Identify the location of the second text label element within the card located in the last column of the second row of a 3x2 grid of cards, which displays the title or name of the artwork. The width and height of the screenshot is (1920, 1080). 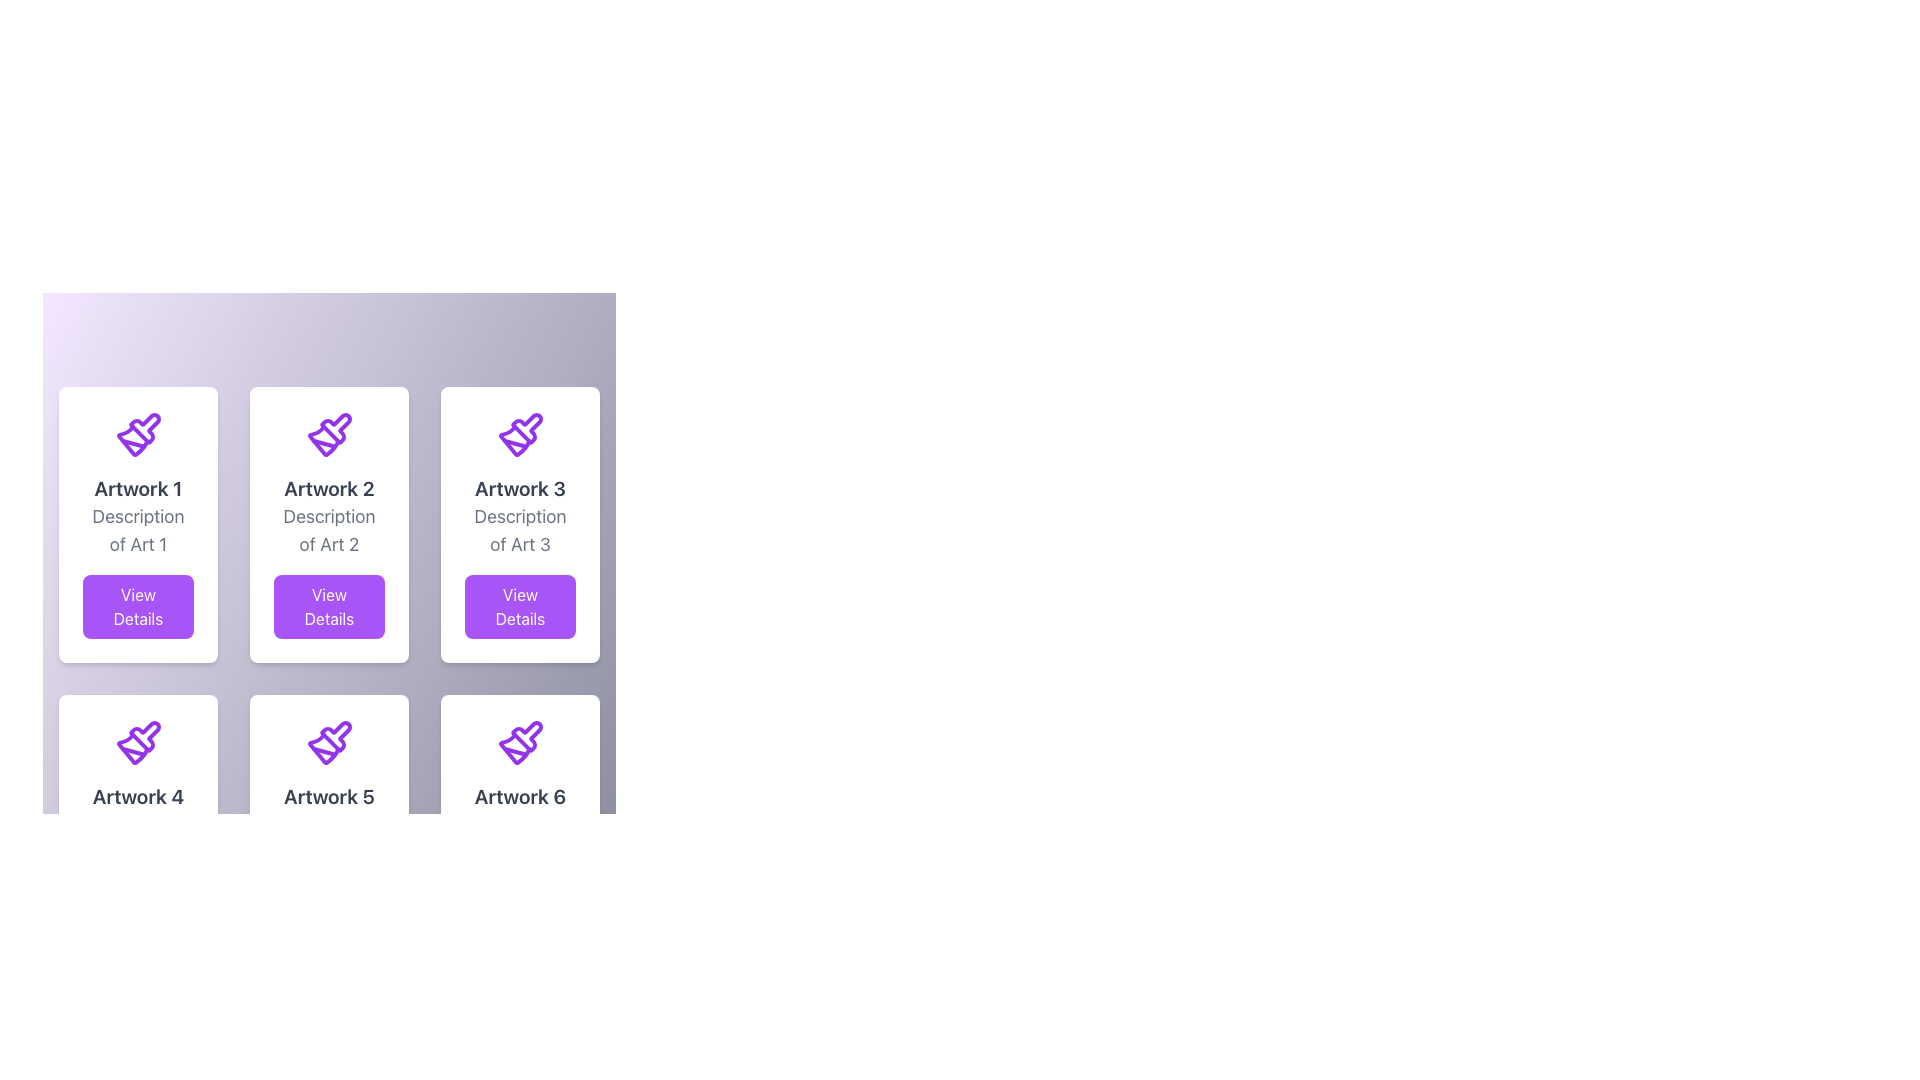
(520, 796).